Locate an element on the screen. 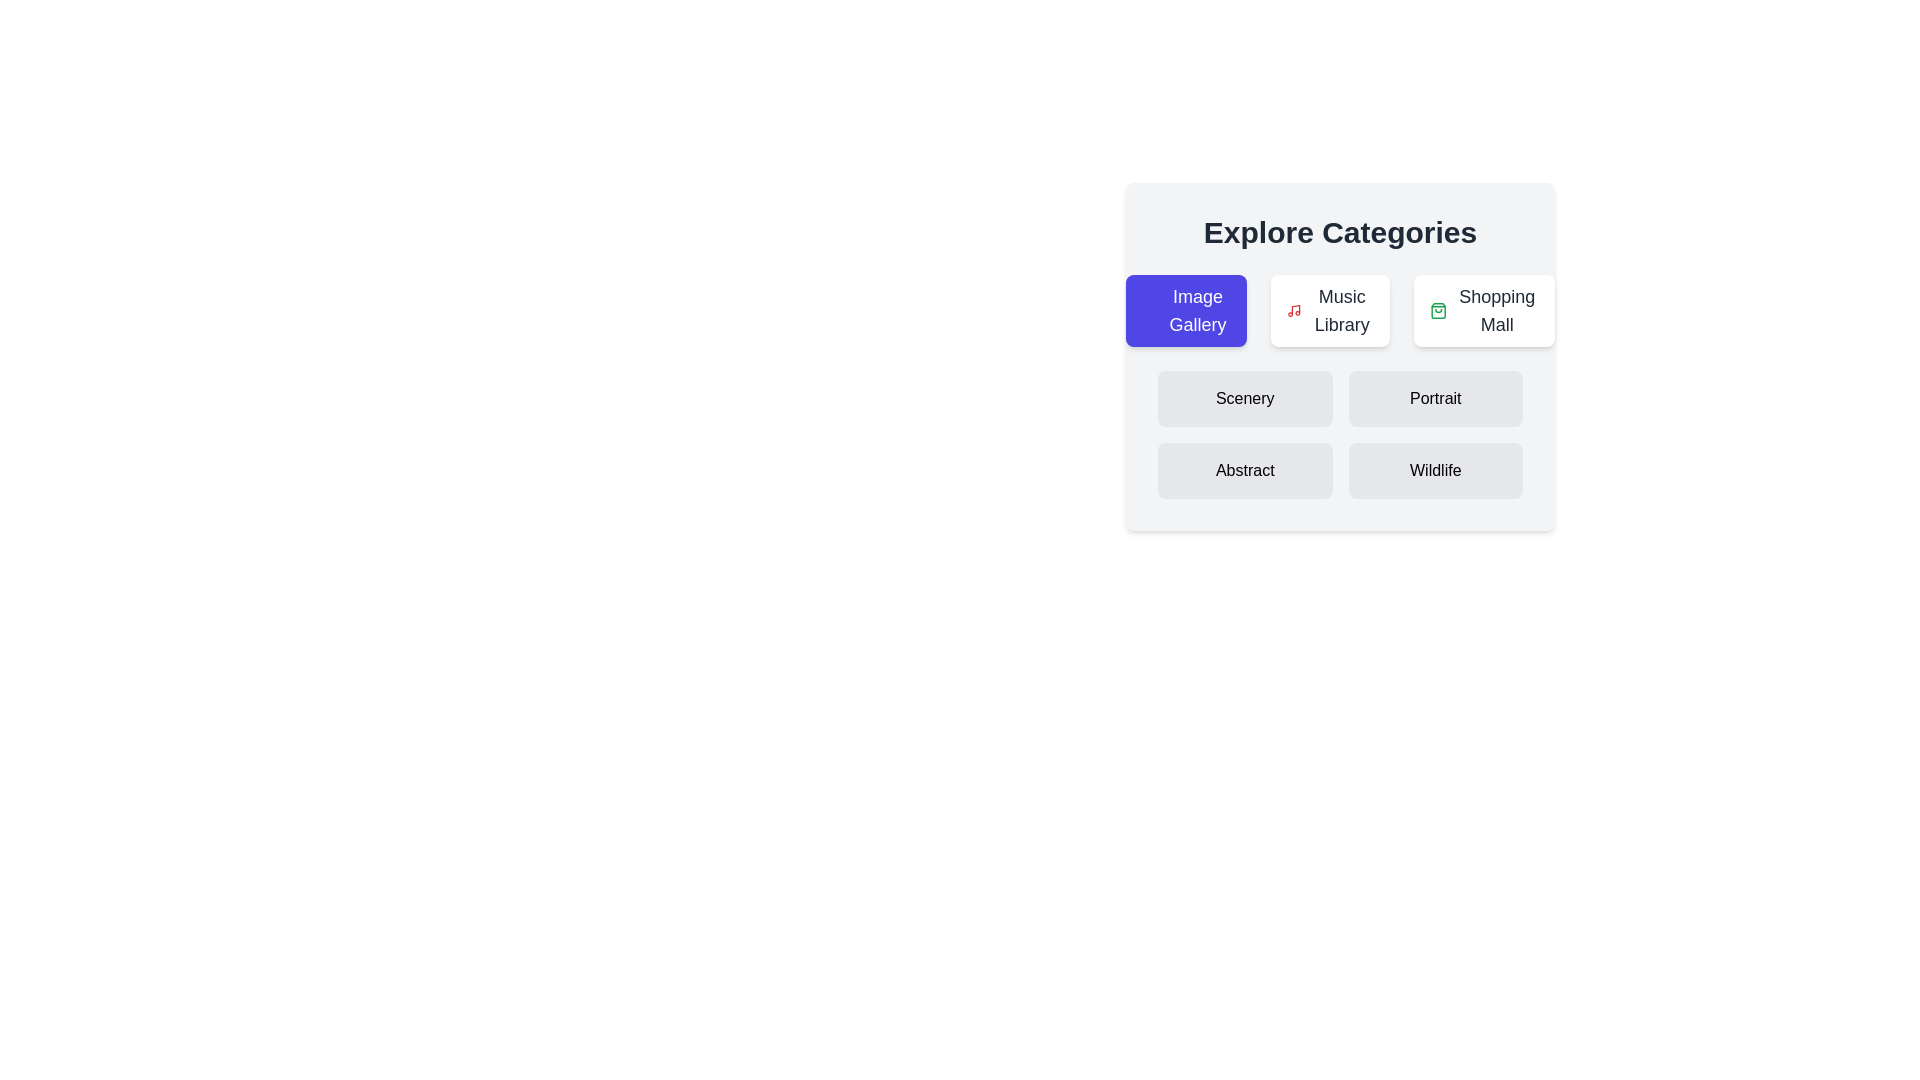 The image size is (1920, 1080). the 'Image Gallery' button with a vibrant indigo background and white text, located in the top area of the 'Explore Categories' section is located at coordinates (1186, 311).